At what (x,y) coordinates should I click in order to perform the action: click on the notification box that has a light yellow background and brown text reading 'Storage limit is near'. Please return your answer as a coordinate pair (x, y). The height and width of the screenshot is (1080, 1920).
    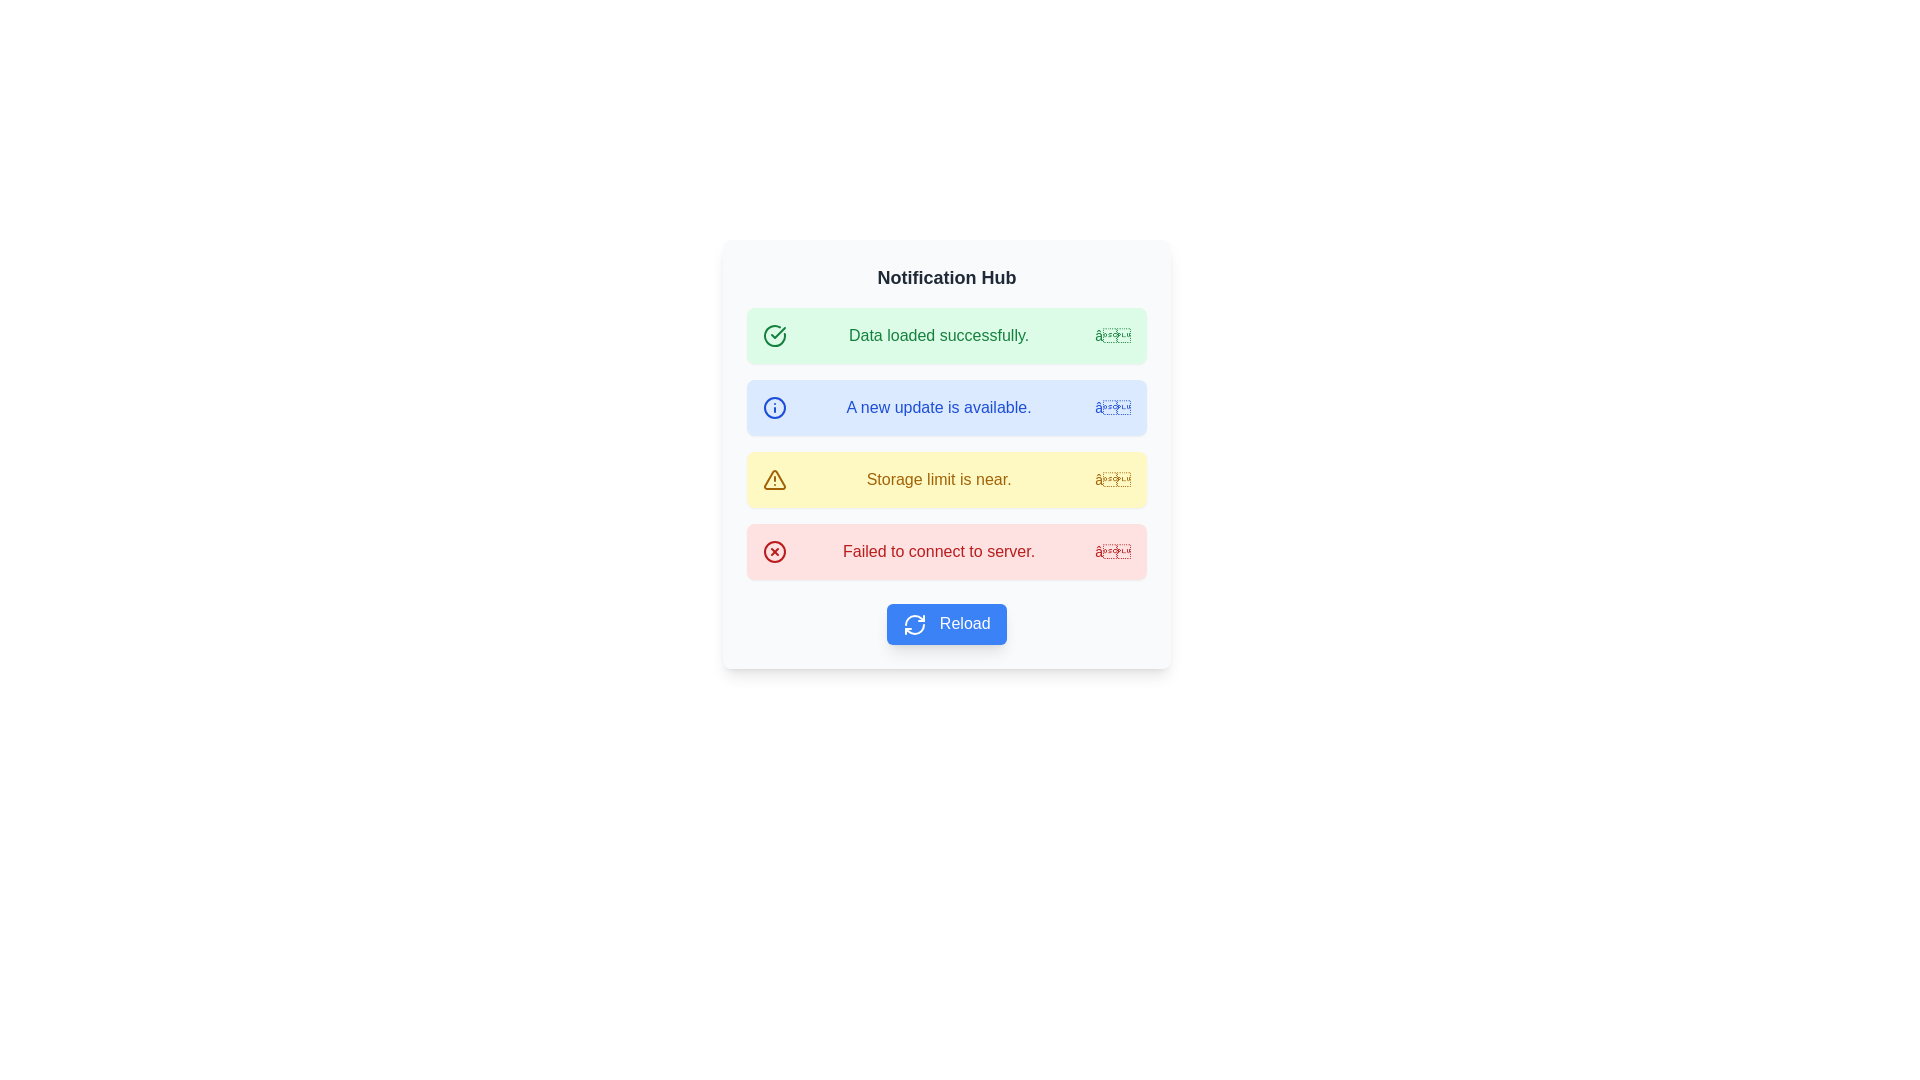
    Looking at the image, I should click on (945, 479).